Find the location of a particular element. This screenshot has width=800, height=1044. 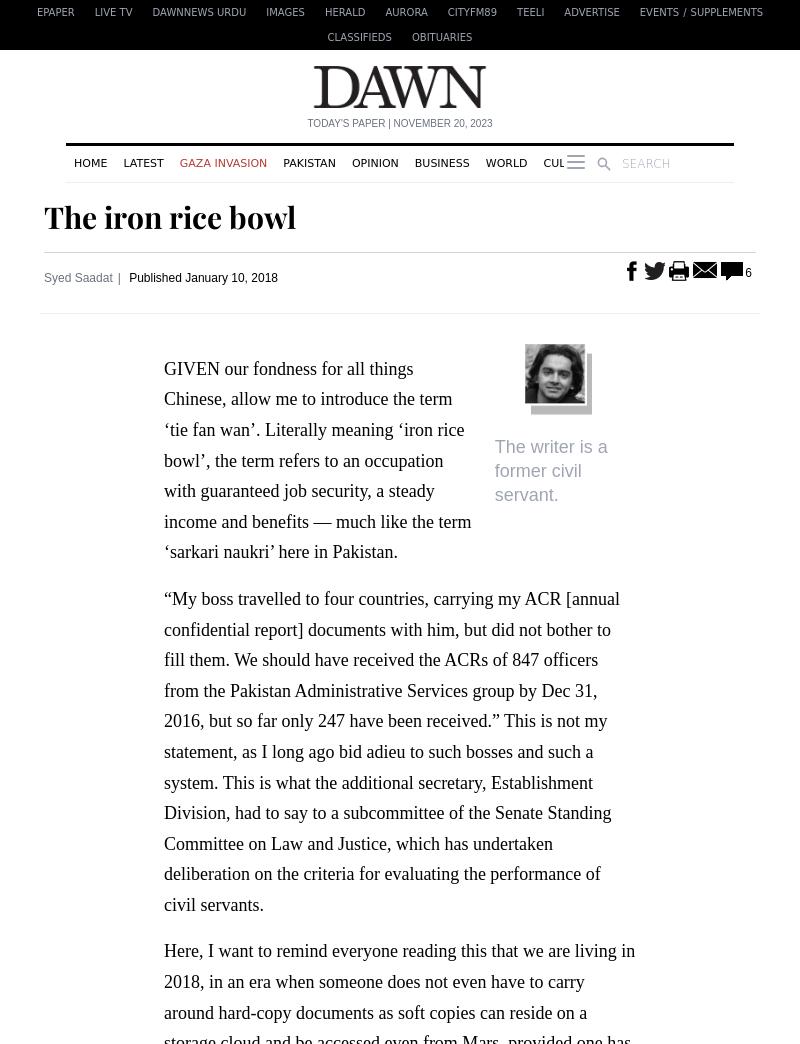

'Supplements' is located at coordinates (725, 11).